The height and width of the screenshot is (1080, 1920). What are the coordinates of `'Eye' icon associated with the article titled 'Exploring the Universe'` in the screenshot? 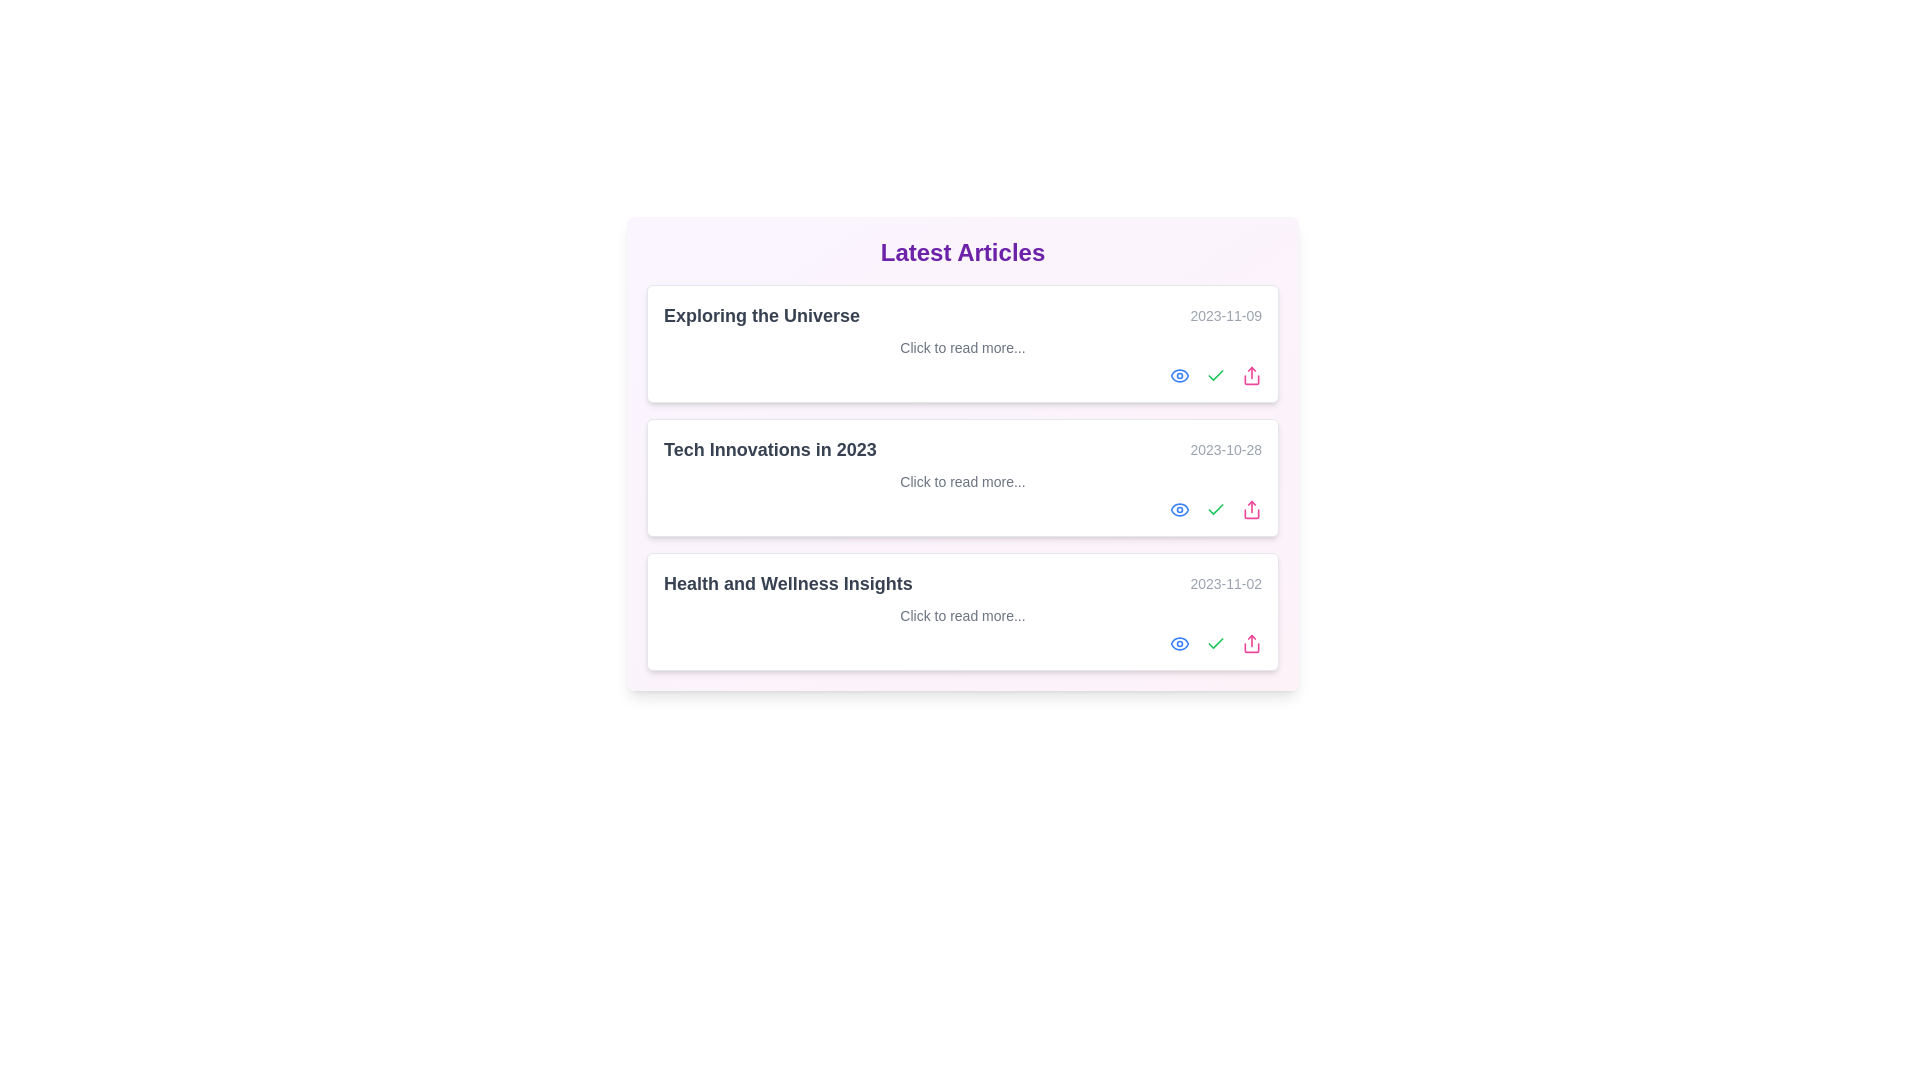 It's located at (1180, 375).